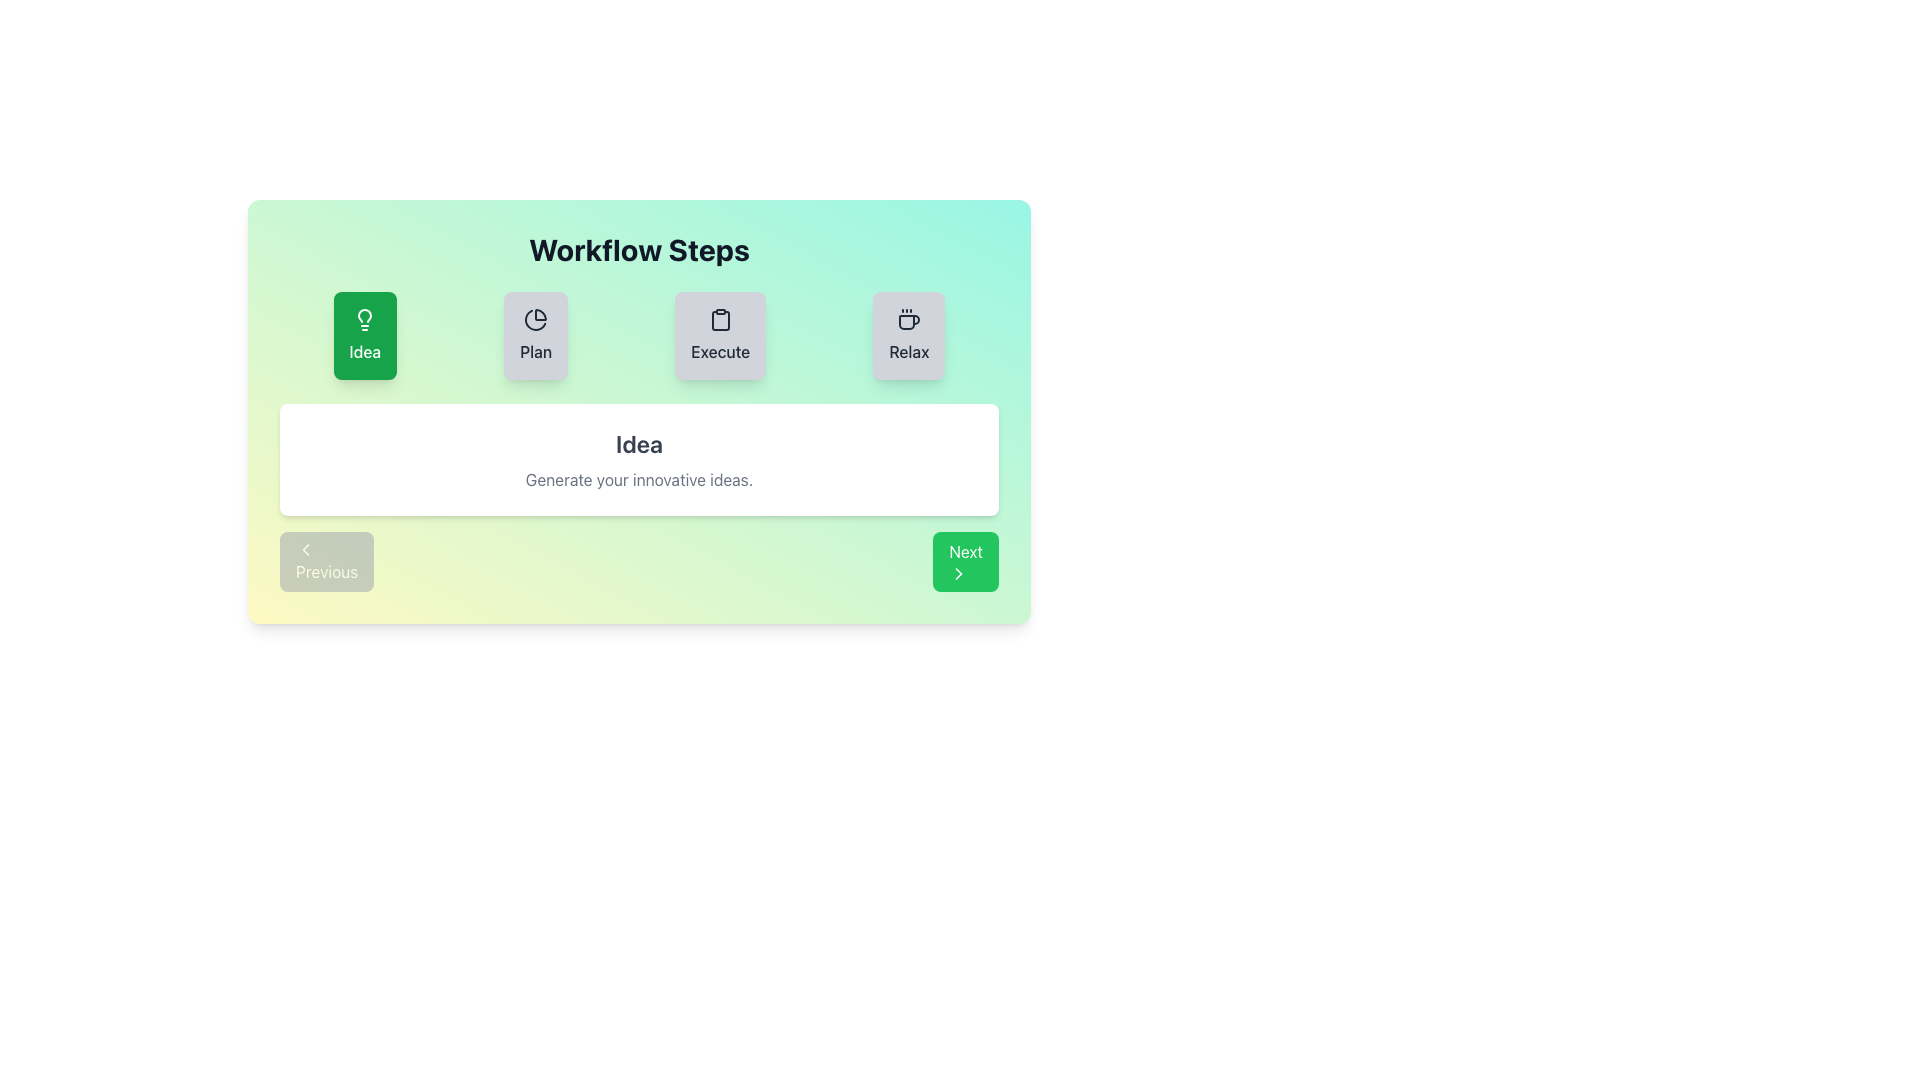 The height and width of the screenshot is (1080, 1920). Describe the element at coordinates (638, 249) in the screenshot. I see `the text label that reads 'Workflow Steps', which is bold and large-sized, centered at the top of a card with a gradient background` at that location.